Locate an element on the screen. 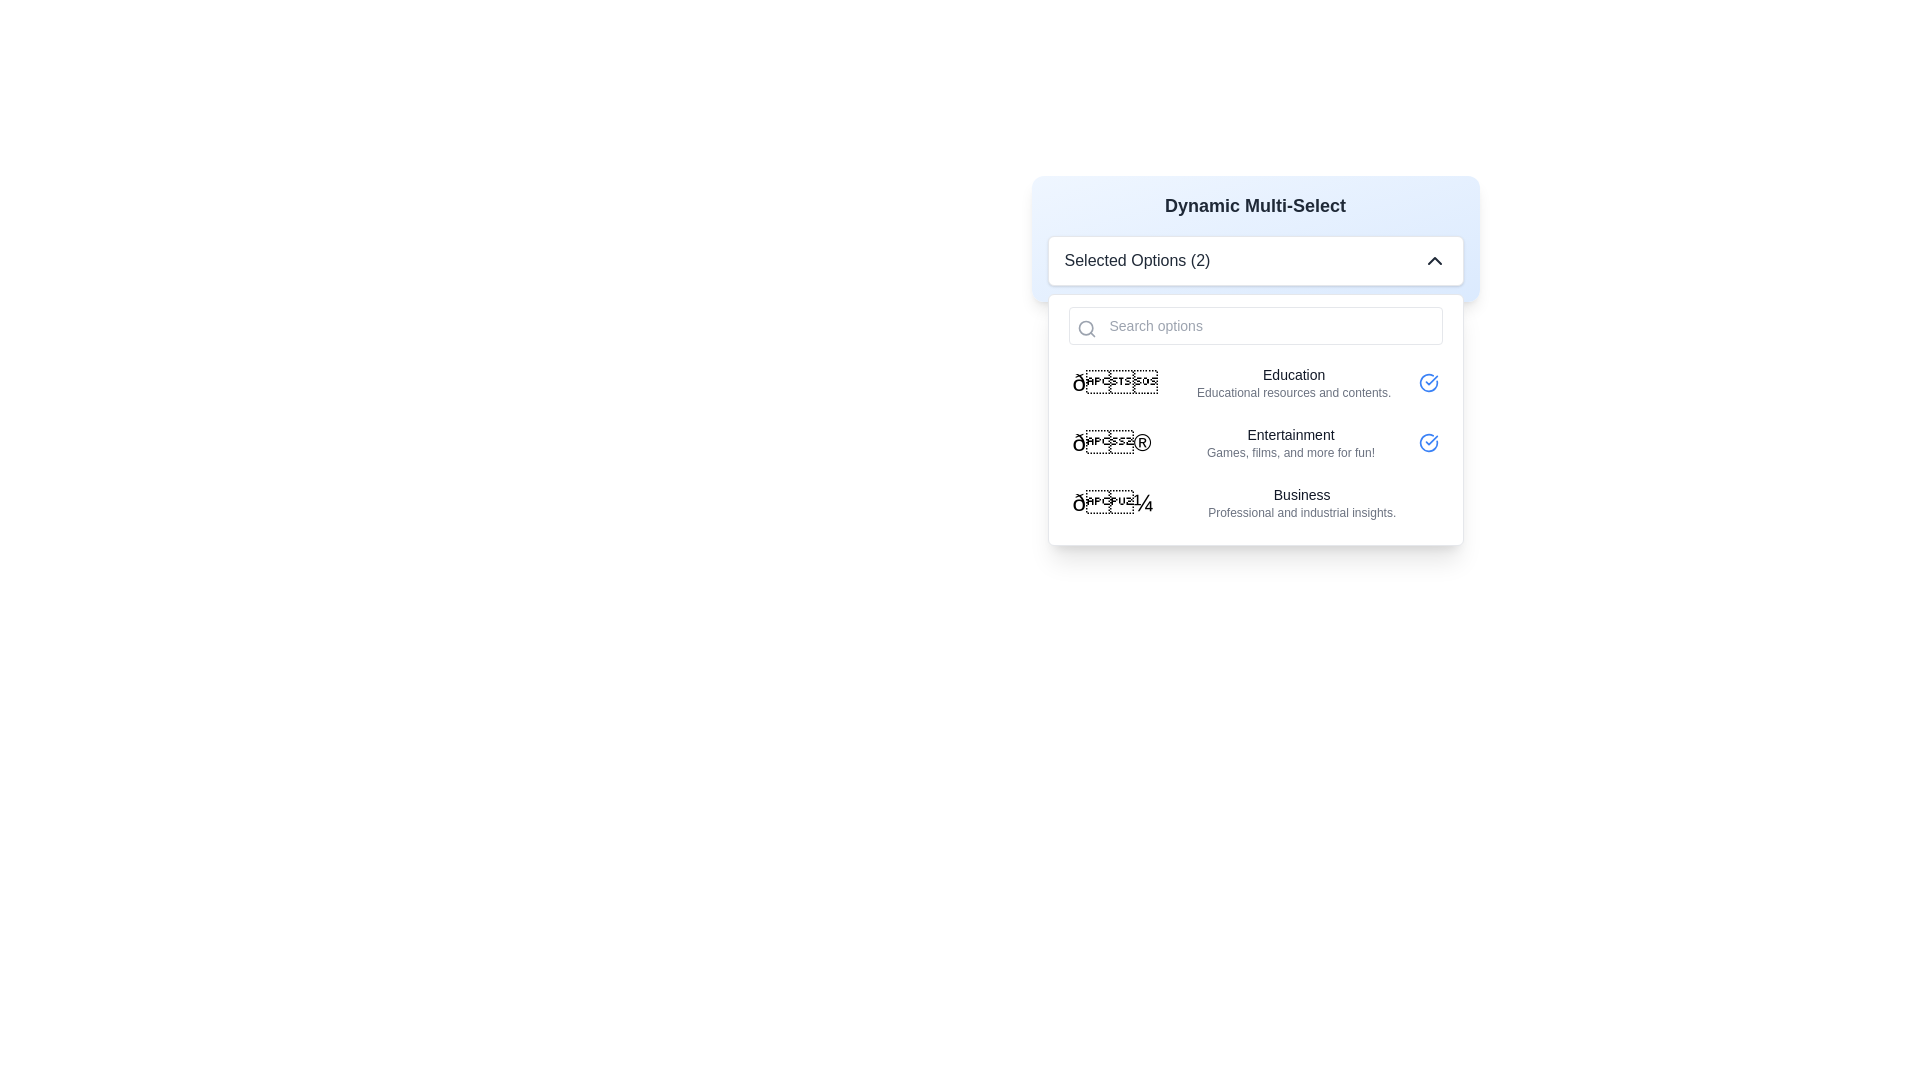 This screenshot has height=1080, width=1920. the topmost category item labeled 'Educational Resources' in the dropdown panel 'Dynamic Multi-Select' by tapping it for selection on touch devices is located at coordinates (1254, 382).